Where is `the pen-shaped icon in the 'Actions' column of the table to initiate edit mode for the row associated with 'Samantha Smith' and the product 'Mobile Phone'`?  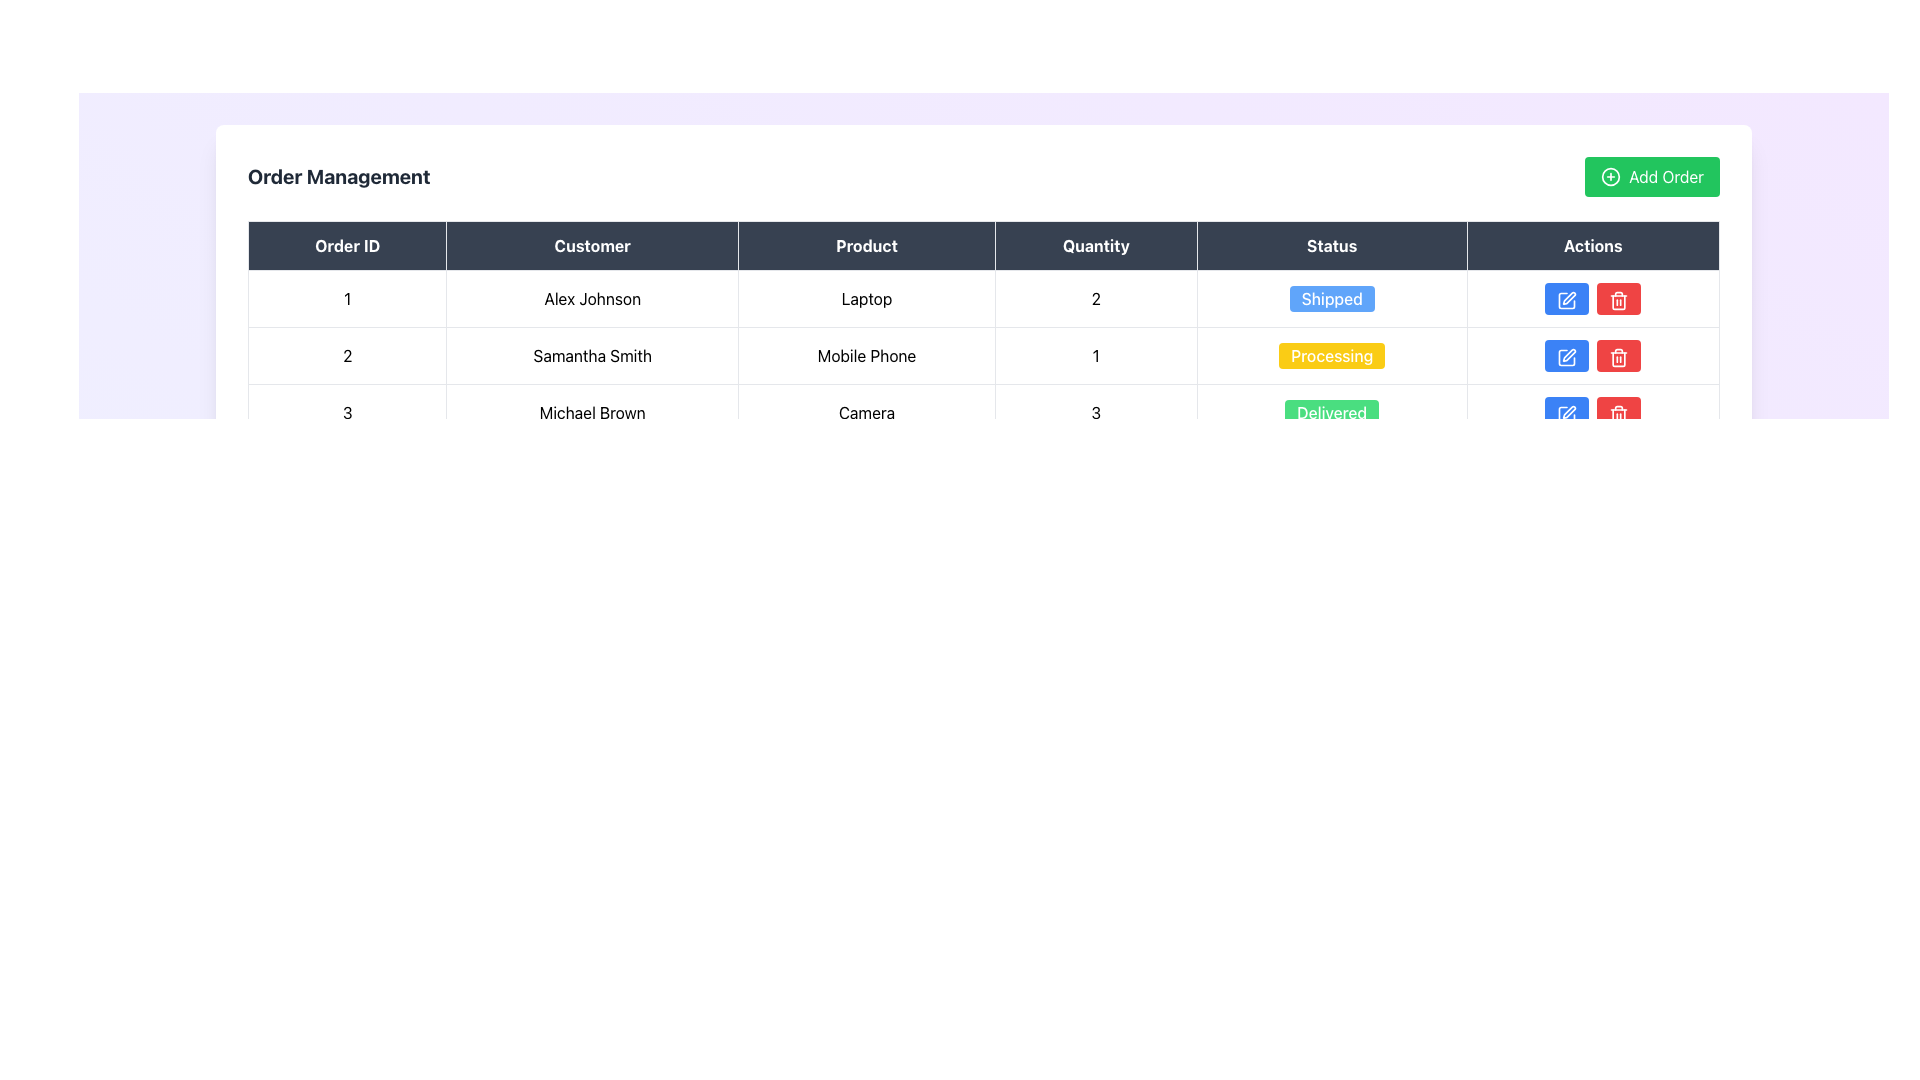
the pen-shaped icon in the 'Actions' column of the table to initiate edit mode for the row associated with 'Samantha Smith' and the product 'Mobile Phone' is located at coordinates (1568, 298).